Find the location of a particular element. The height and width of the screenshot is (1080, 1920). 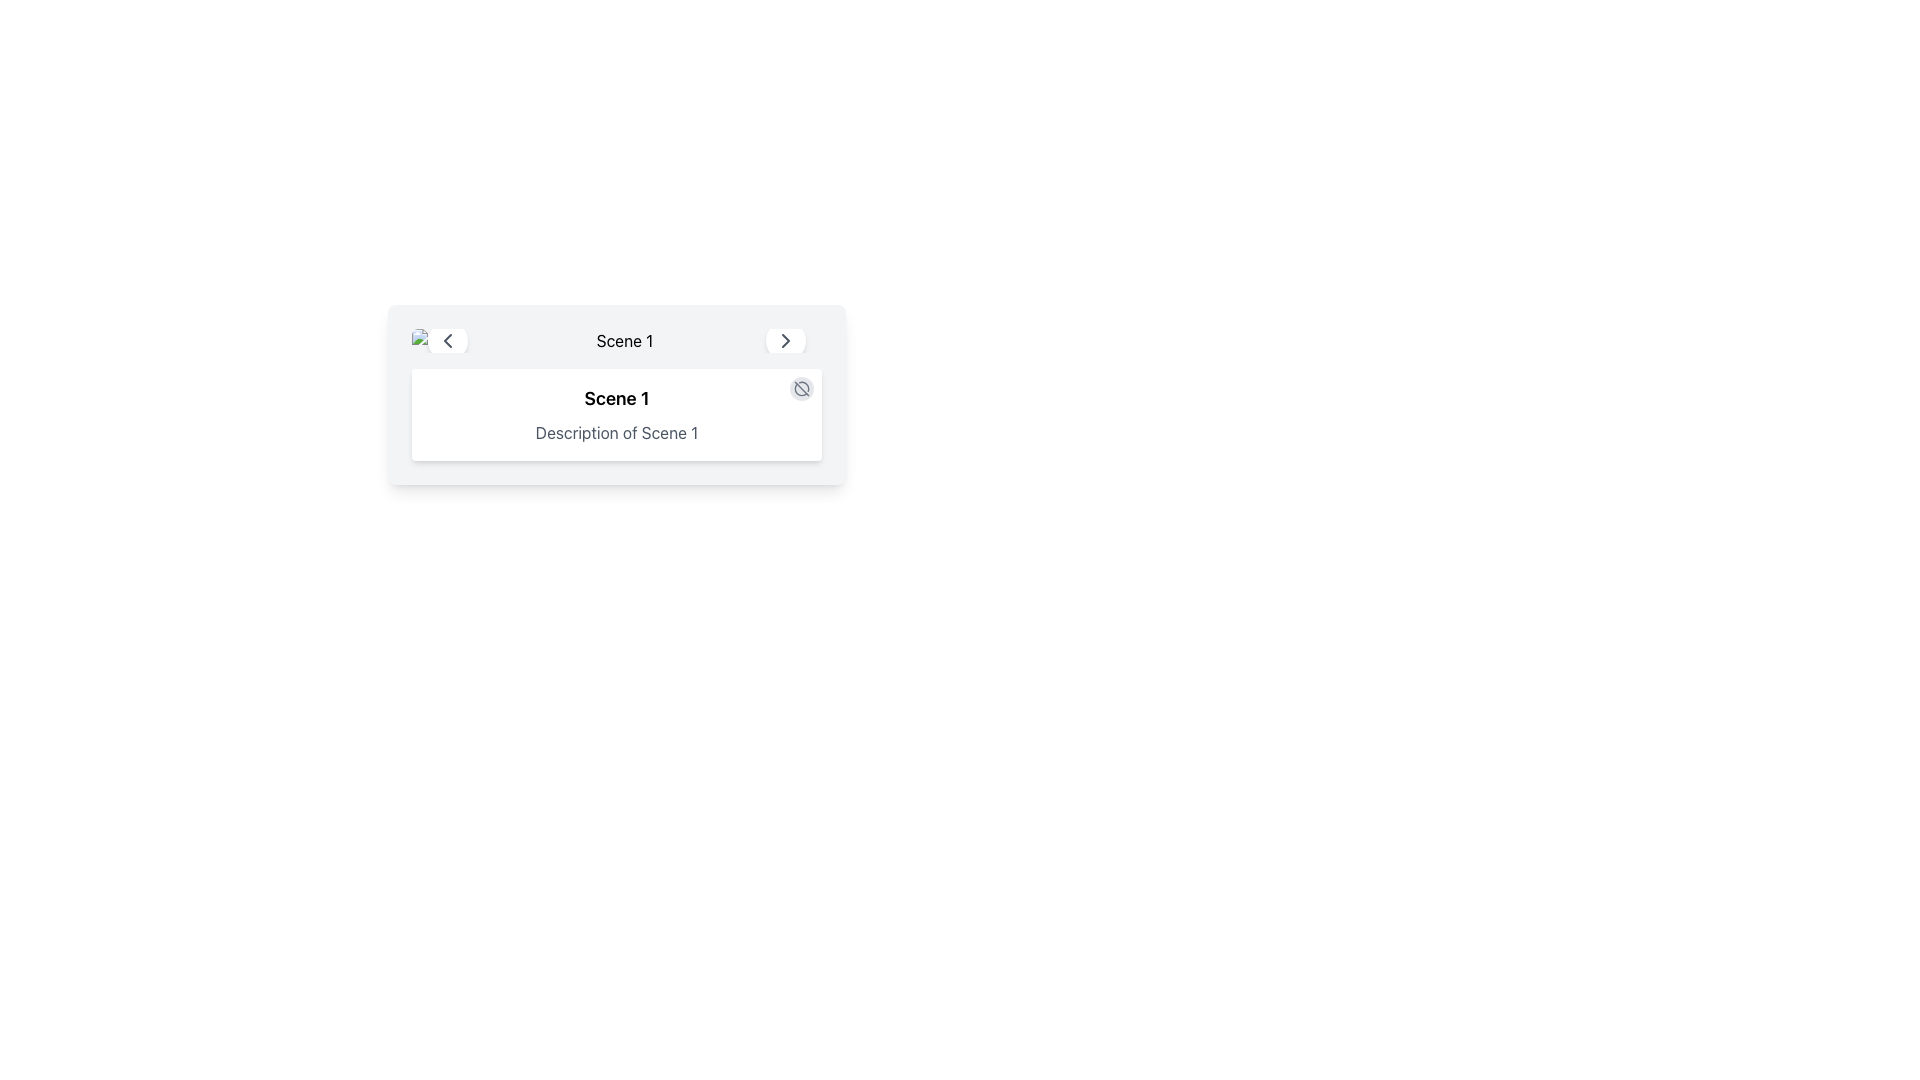

the left navigation icon (Chevron or Arrow) that allows the user to move left or go back to a previous page or section is located at coordinates (446, 339).